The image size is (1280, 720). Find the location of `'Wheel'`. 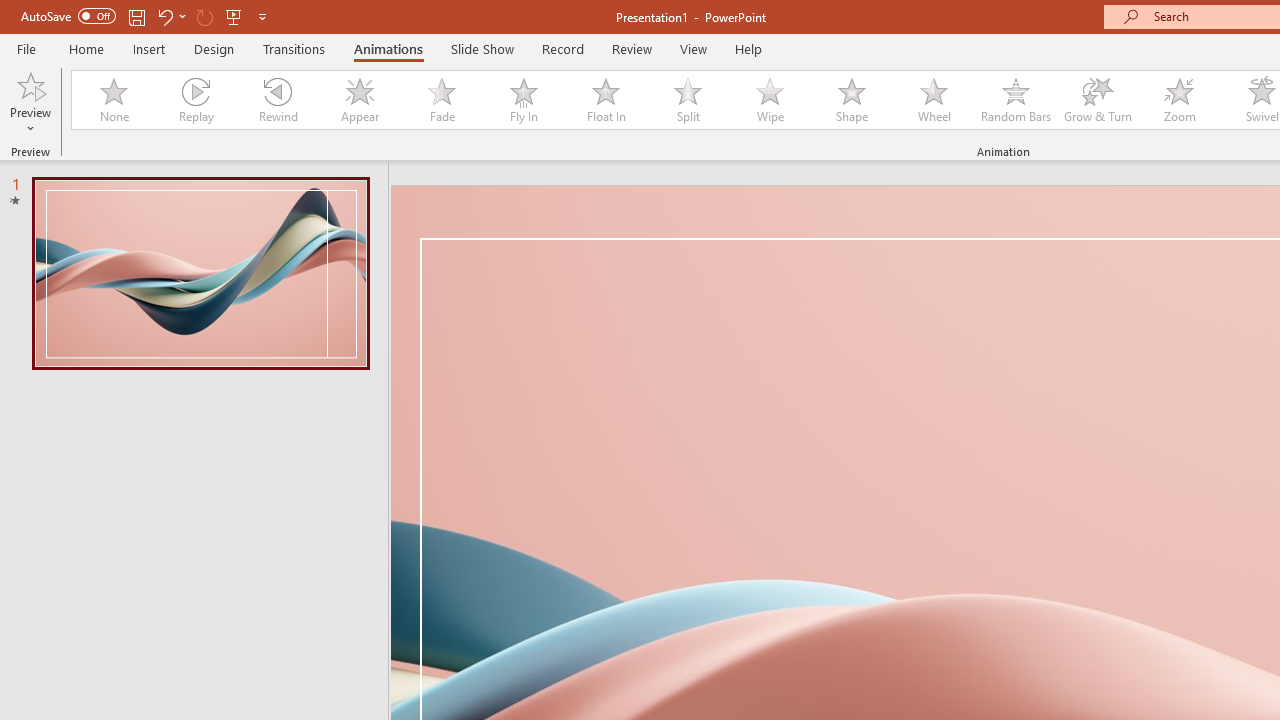

'Wheel' is located at coordinates (933, 100).